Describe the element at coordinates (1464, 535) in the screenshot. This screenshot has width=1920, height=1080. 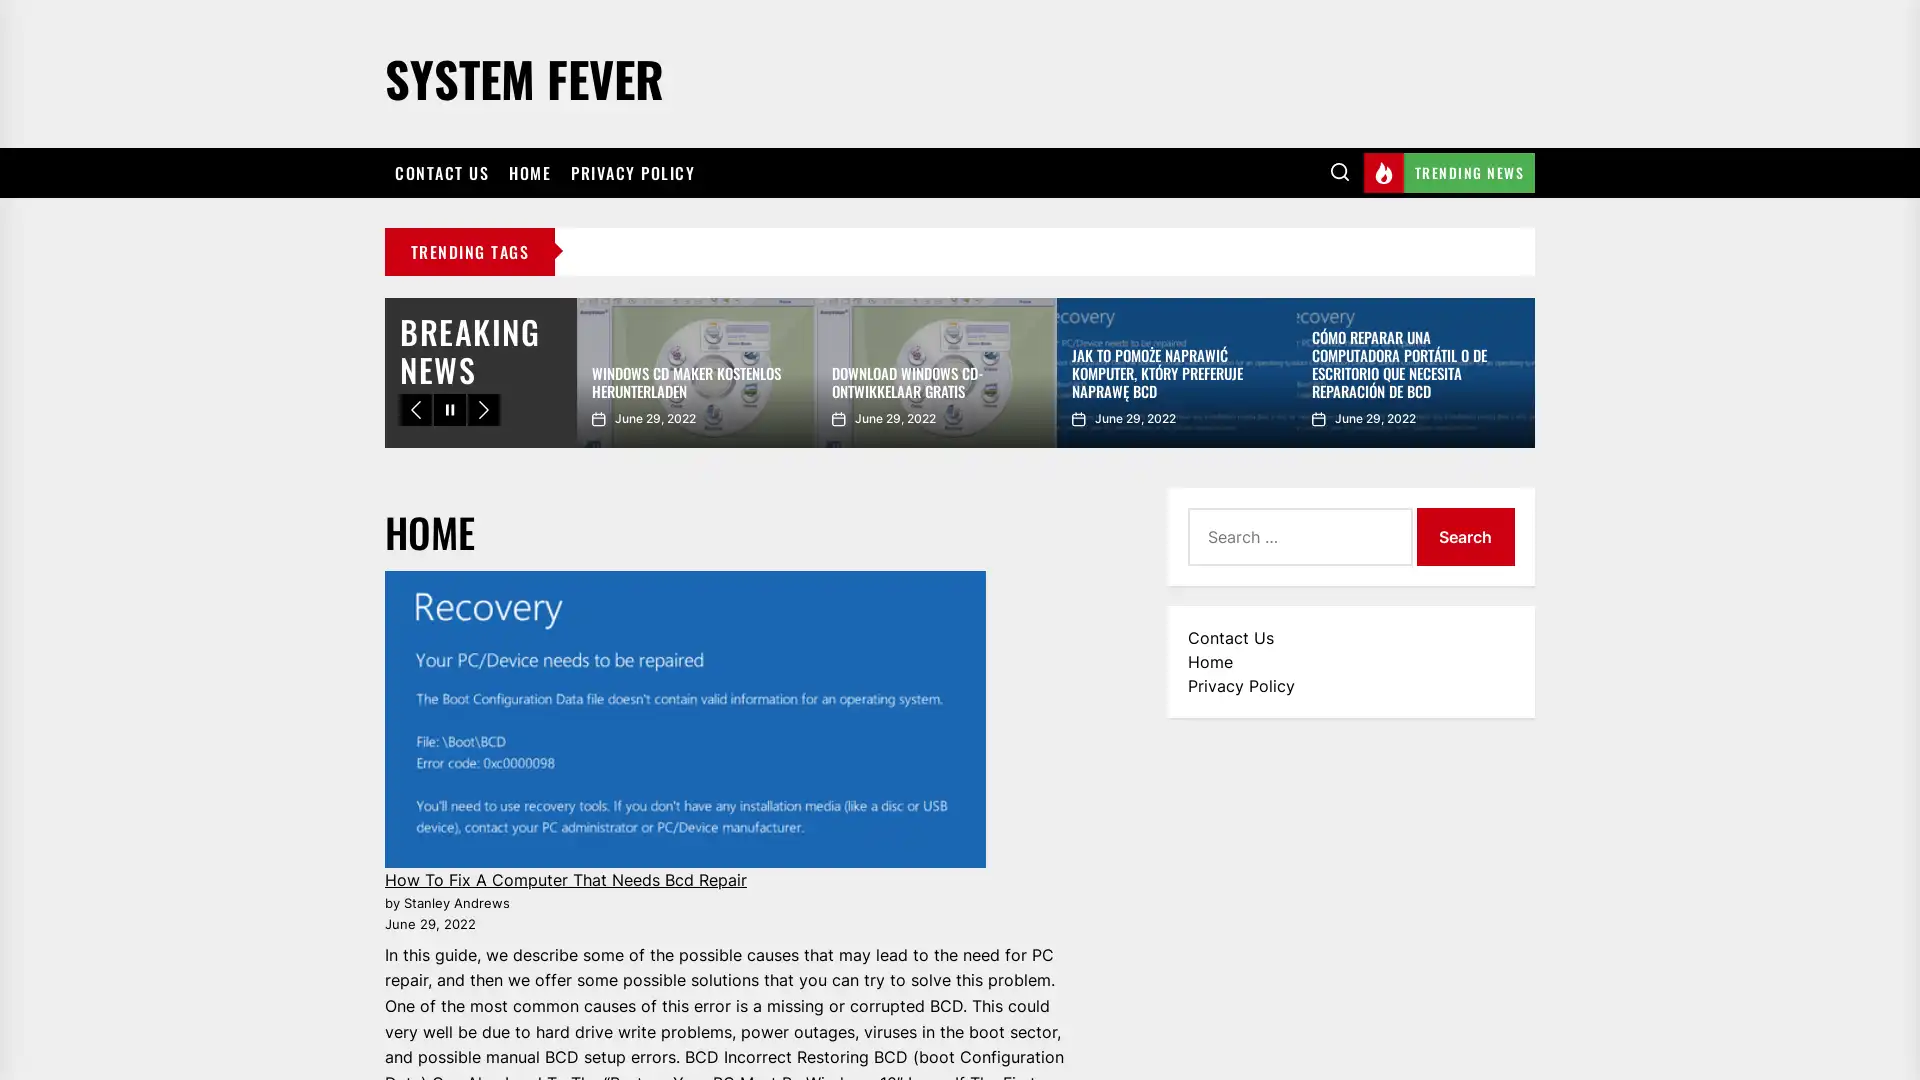
I see `Search` at that location.